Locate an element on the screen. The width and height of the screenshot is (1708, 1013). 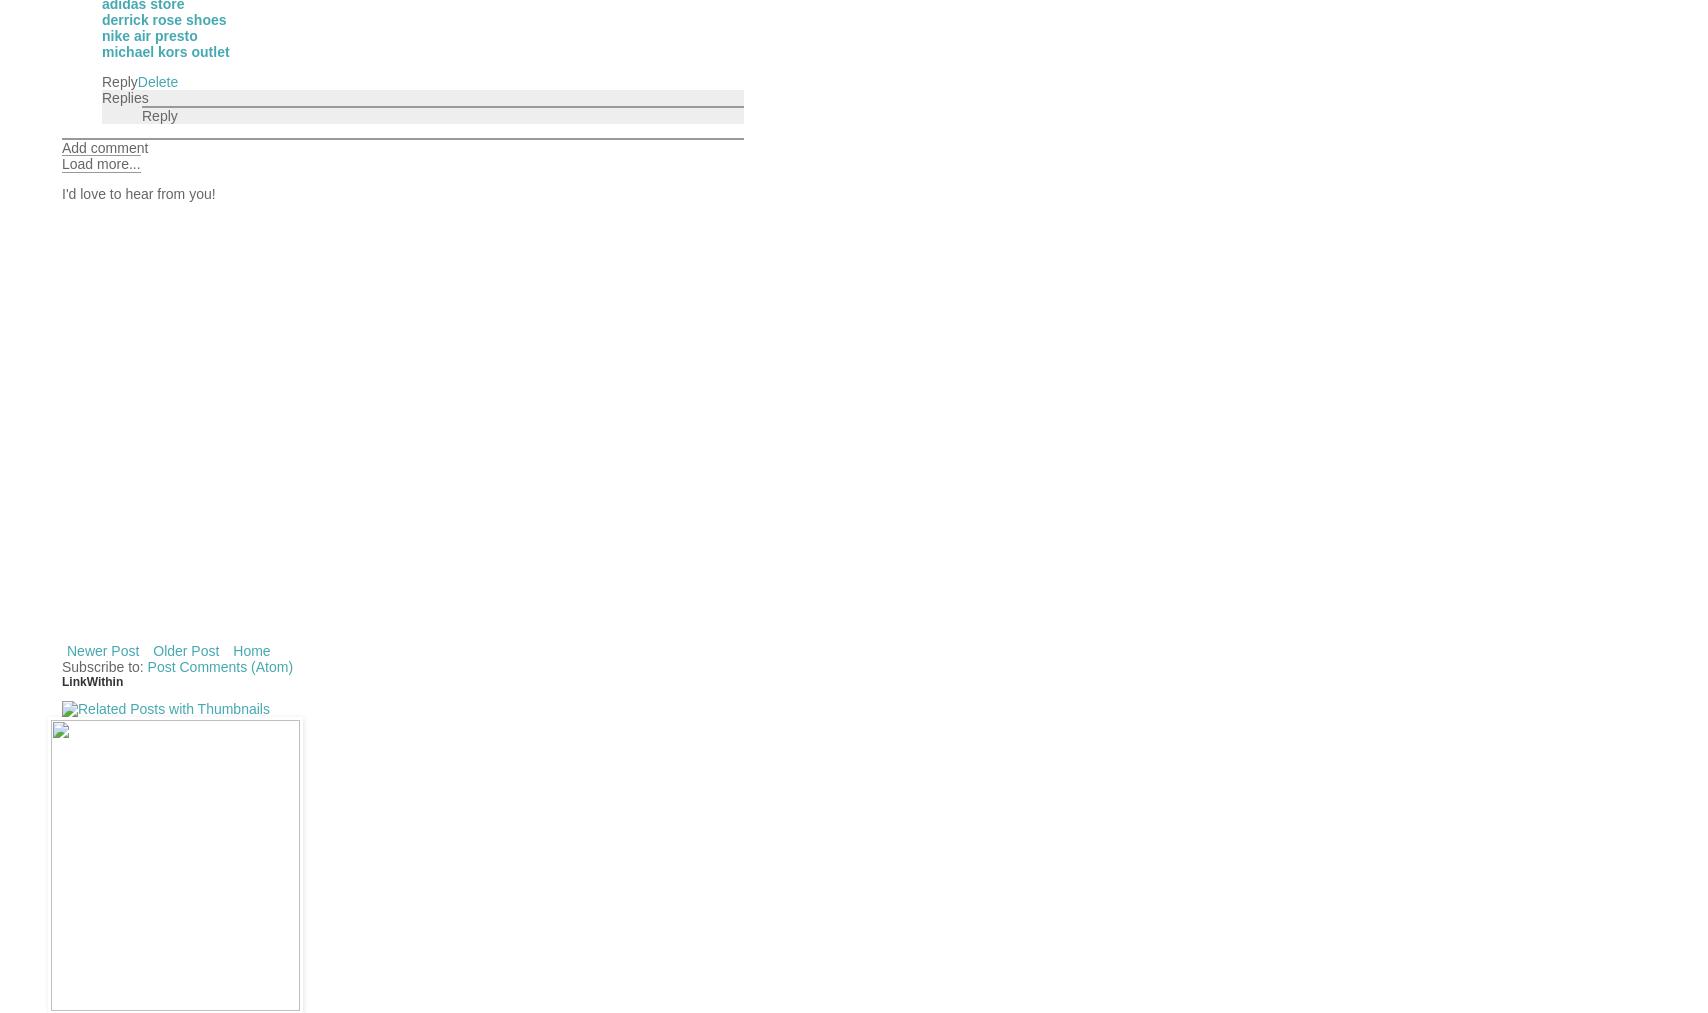
'LinkWithin' is located at coordinates (92, 680).